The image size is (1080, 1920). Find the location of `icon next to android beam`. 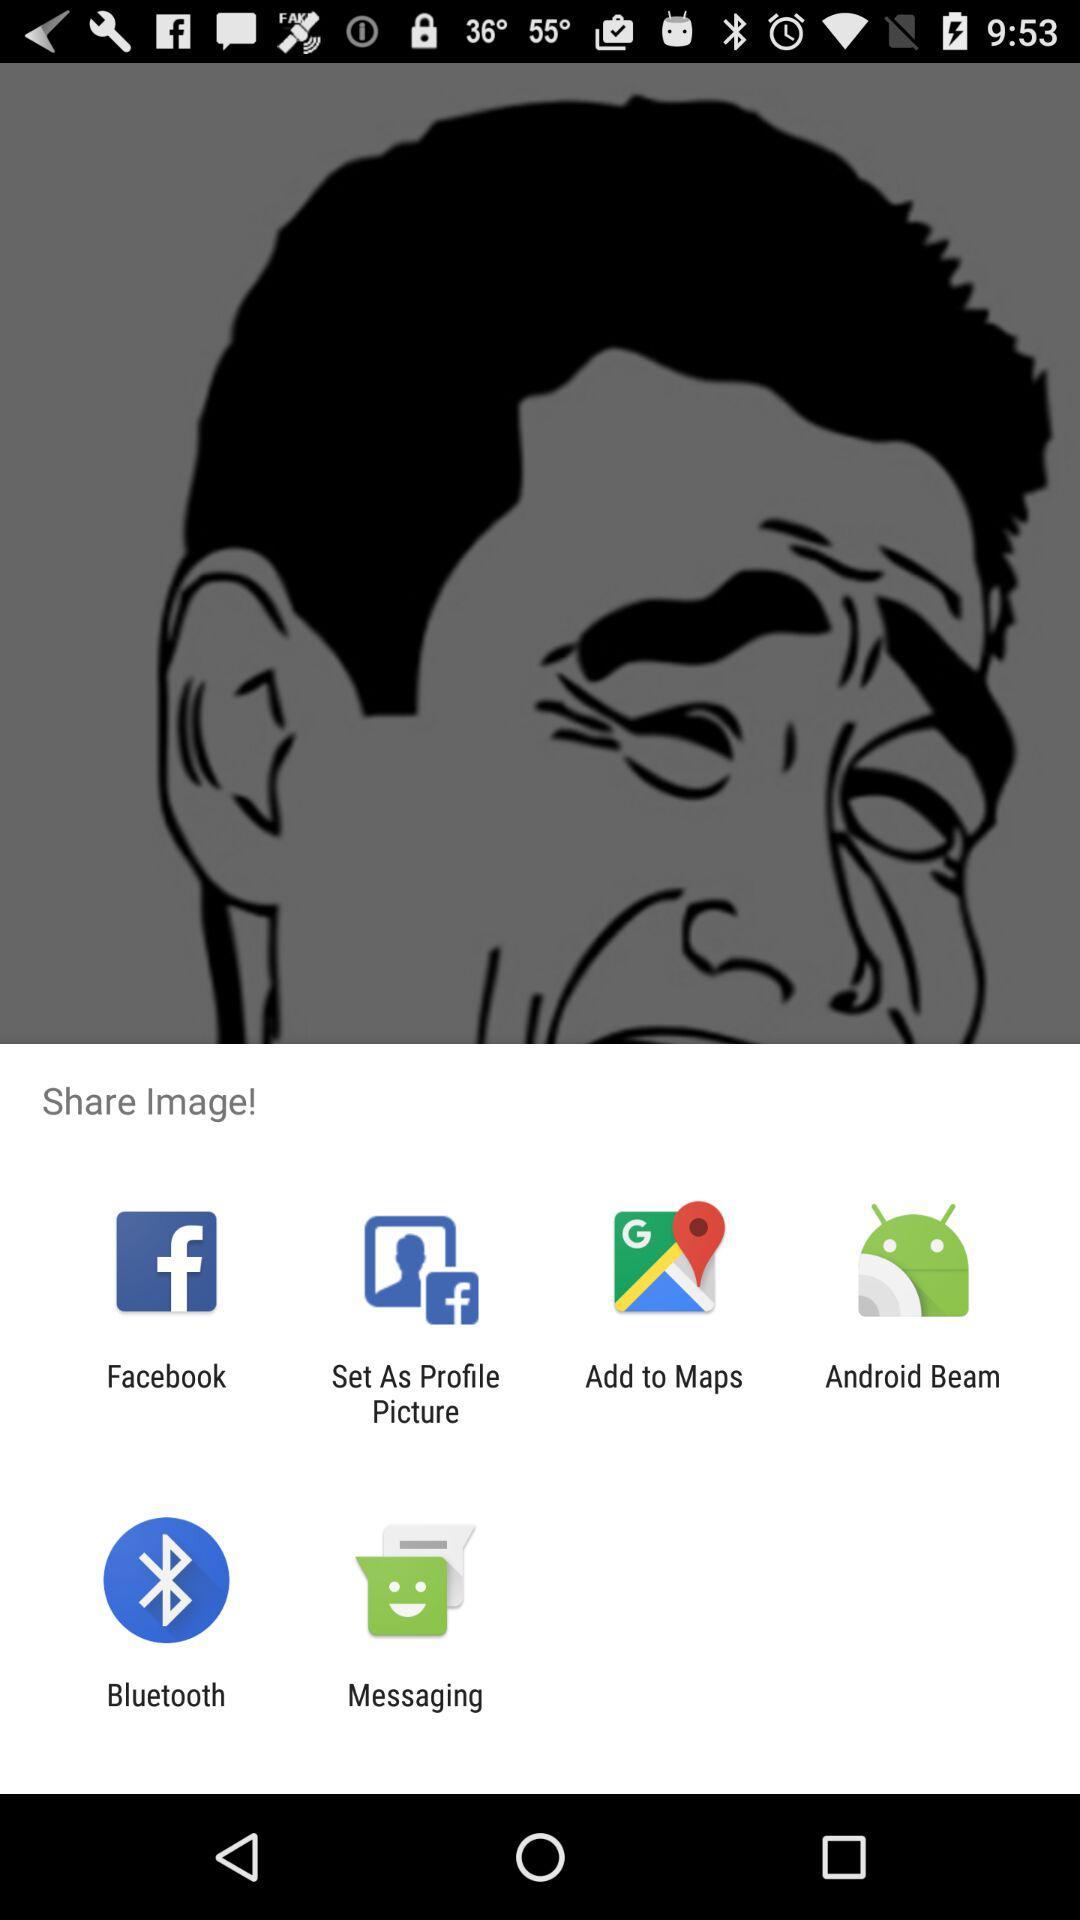

icon next to android beam is located at coordinates (664, 1392).